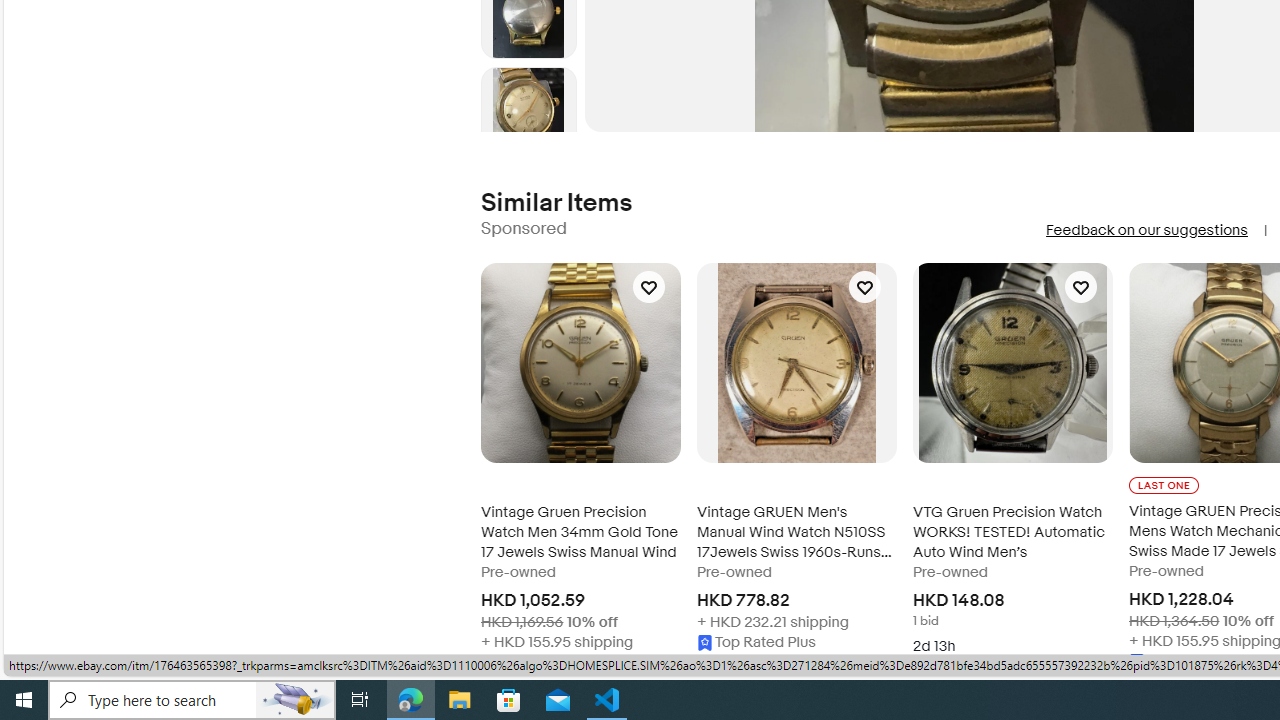 The height and width of the screenshot is (720, 1280). Describe the element at coordinates (1146, 229) in the screenshot. I see `'Feedback on our suggestions'` at that location.